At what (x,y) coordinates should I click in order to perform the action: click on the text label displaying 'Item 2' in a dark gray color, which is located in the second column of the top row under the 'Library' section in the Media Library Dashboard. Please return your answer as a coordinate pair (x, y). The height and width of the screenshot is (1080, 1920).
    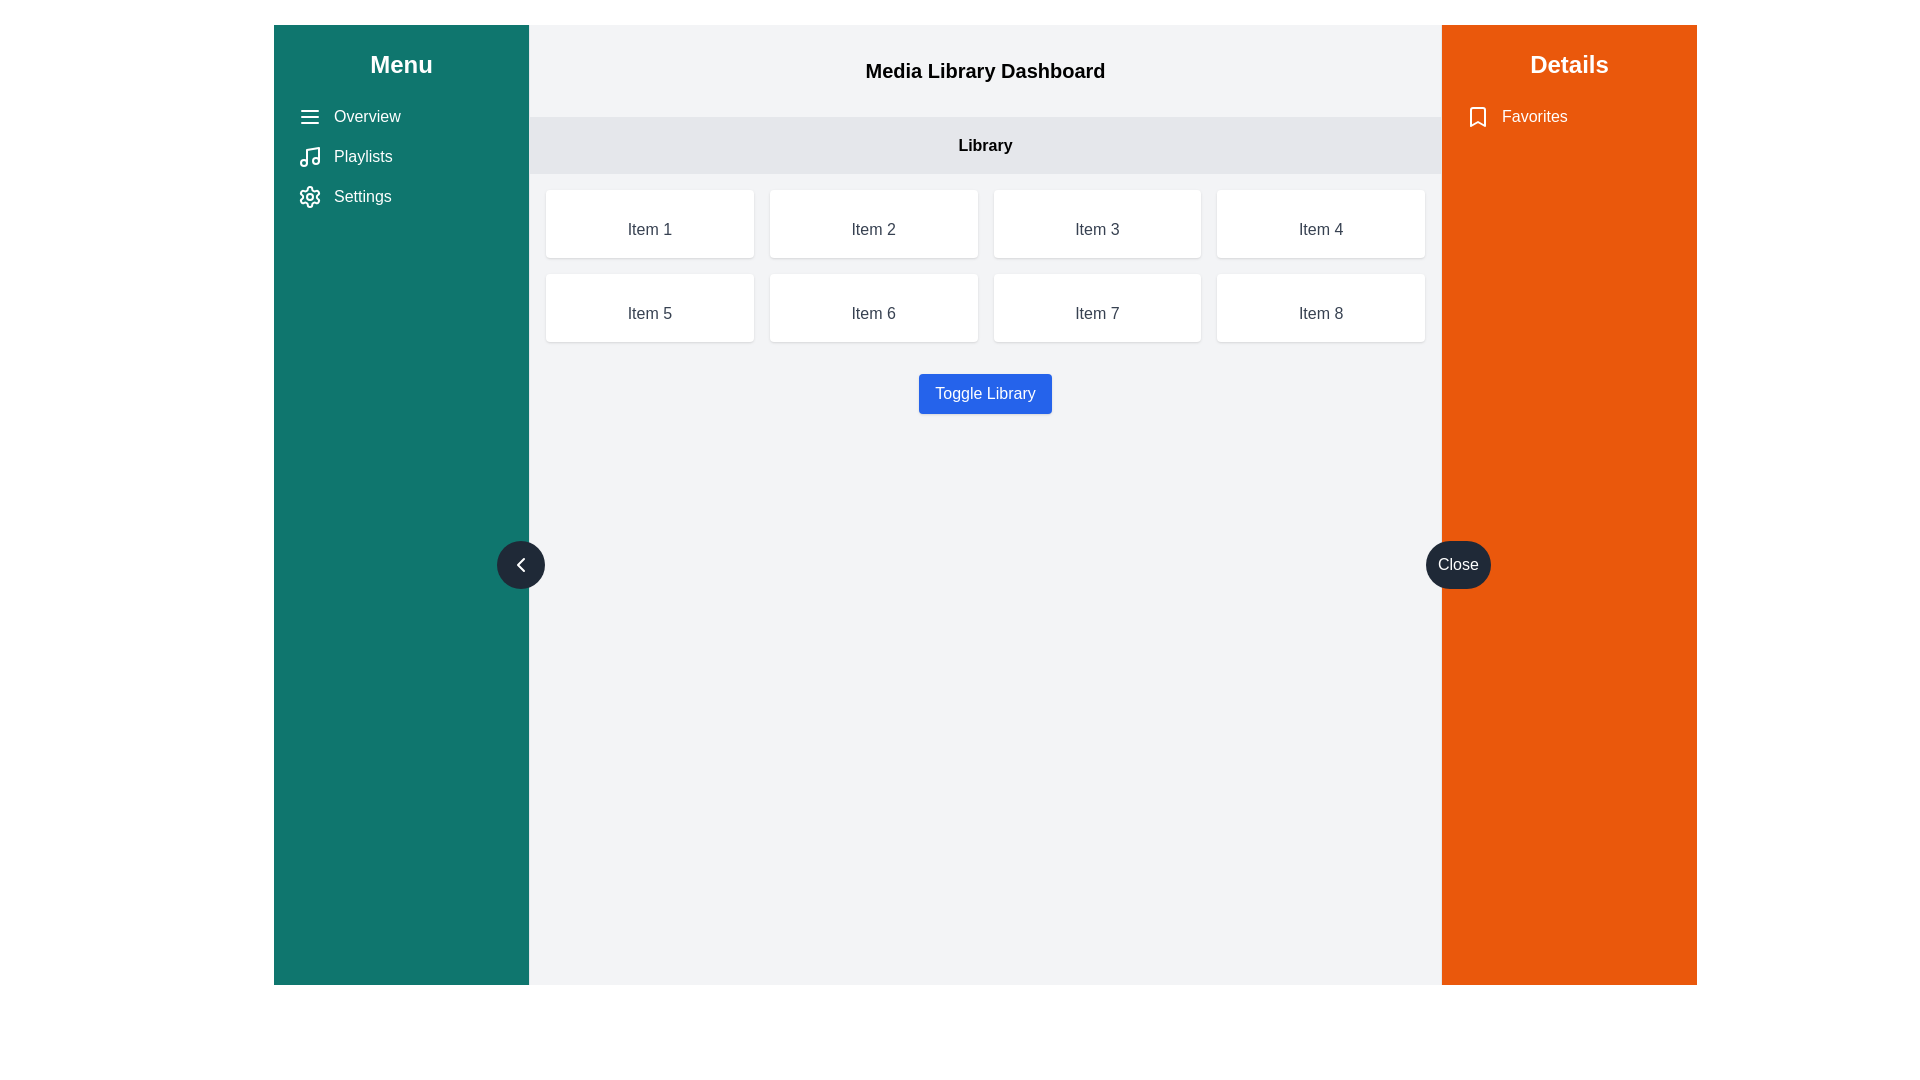
    Looking at the image, I should click on (873, 229).